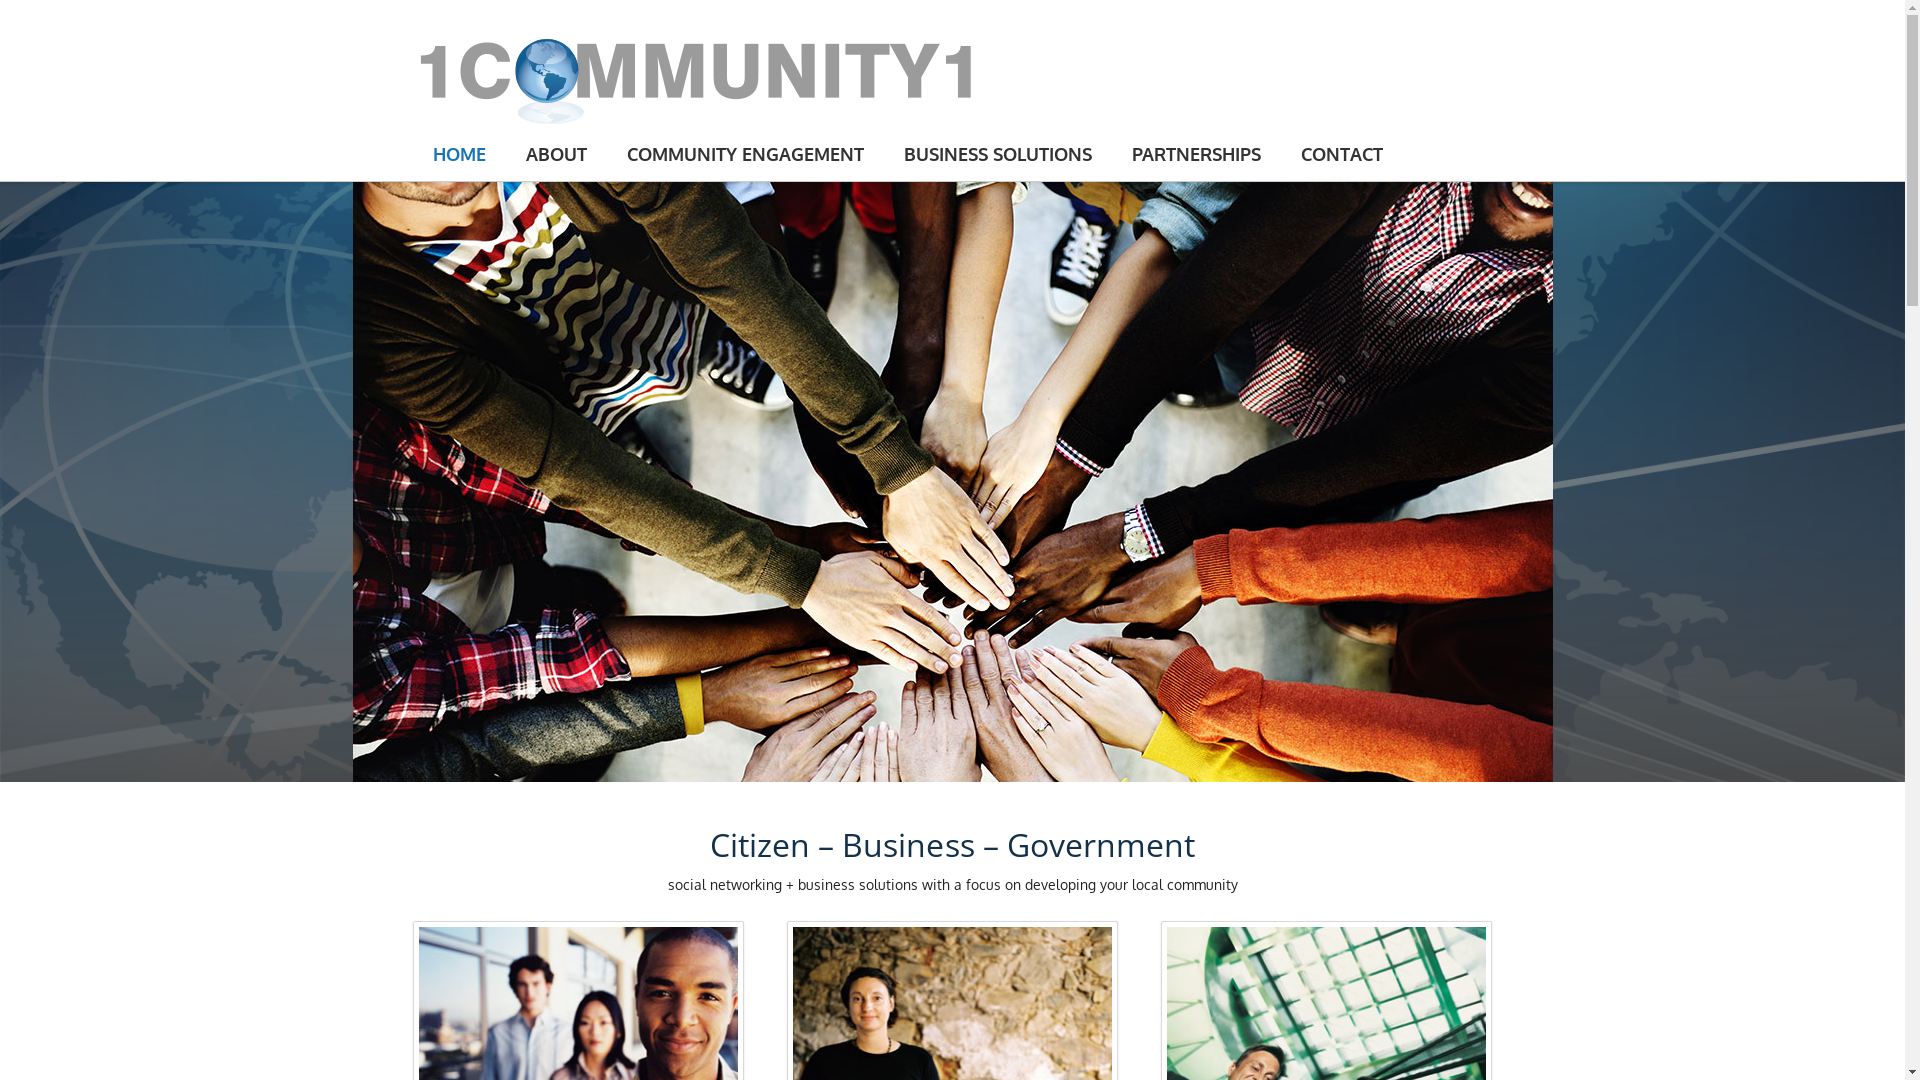 Image resolution: width=1920 pixels, height=1080 pixels. What do you see at coordinates (743, 153) in the screenshot?
I see `'COMMUNITY ENGAGEMENT'` at bounding box center [743, 153].